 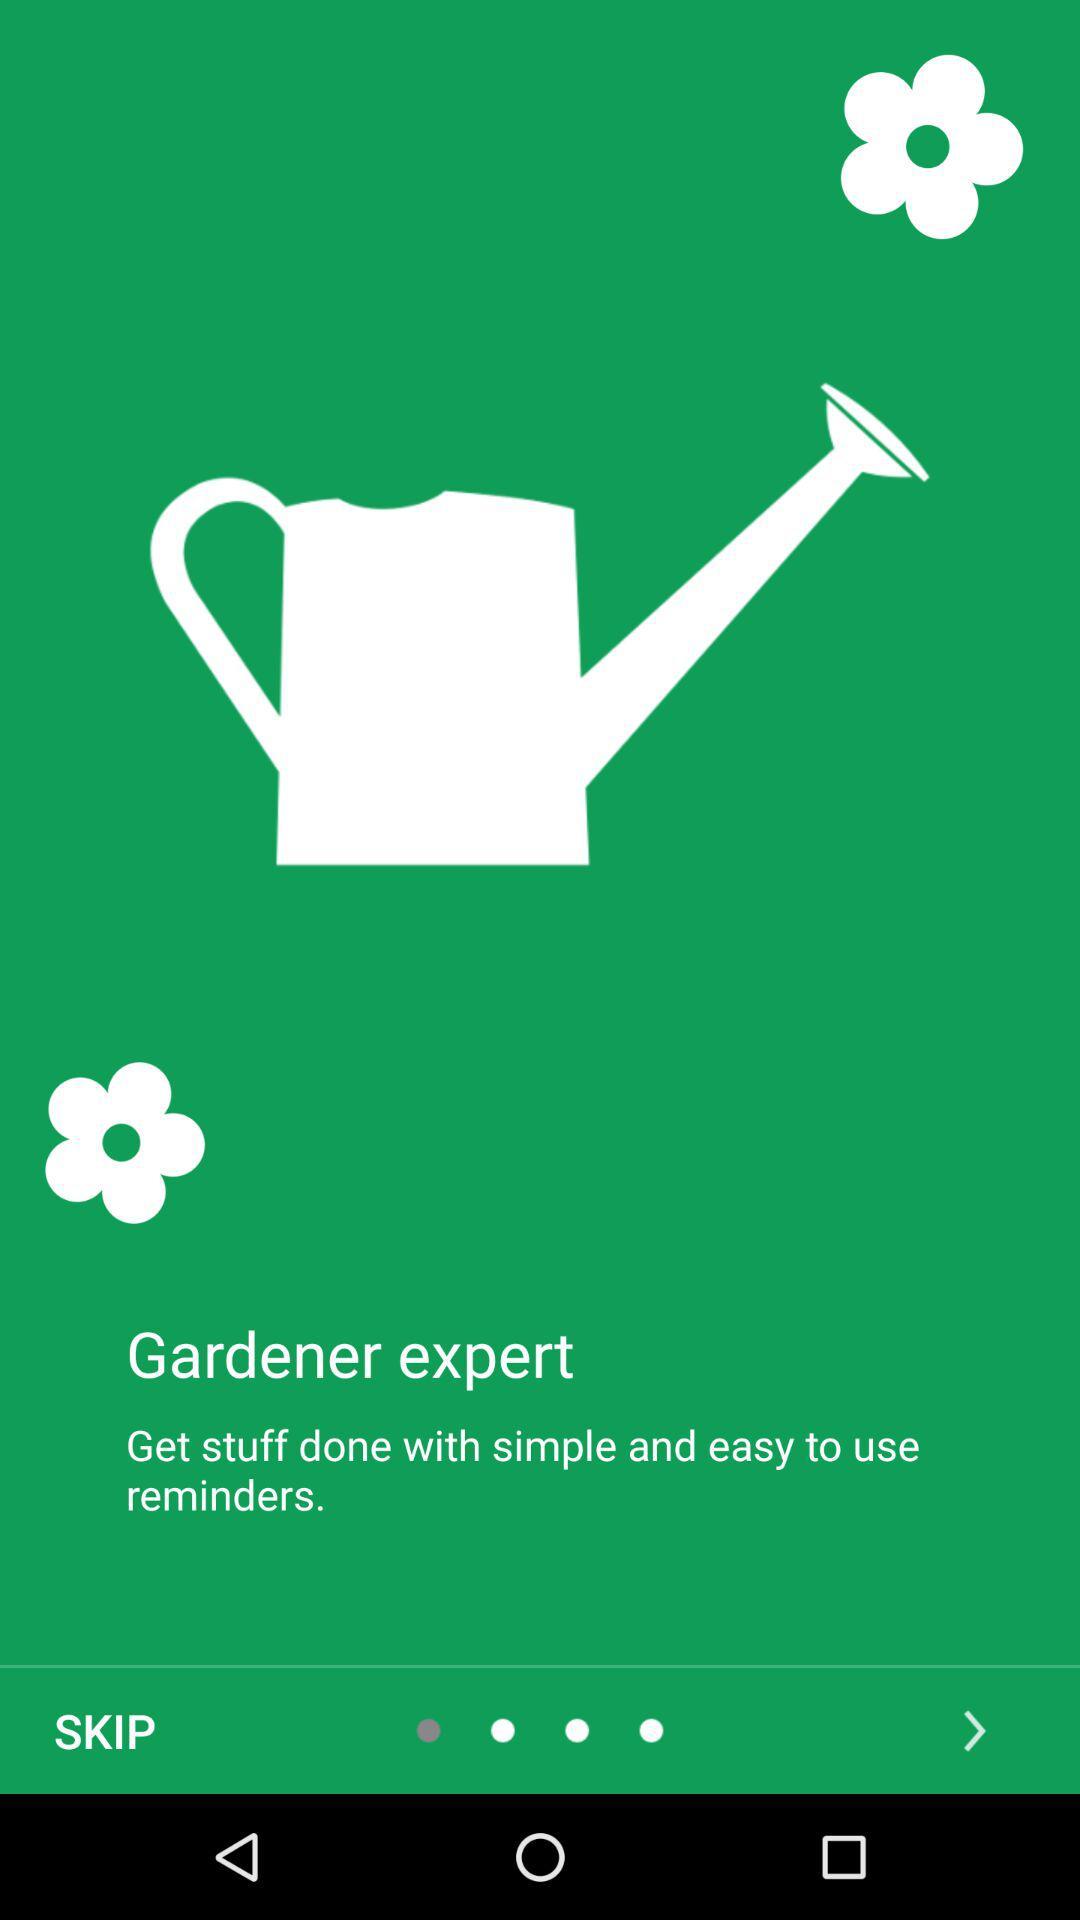 I want to click on item below get stuff done, so click(x=104, y=1730).